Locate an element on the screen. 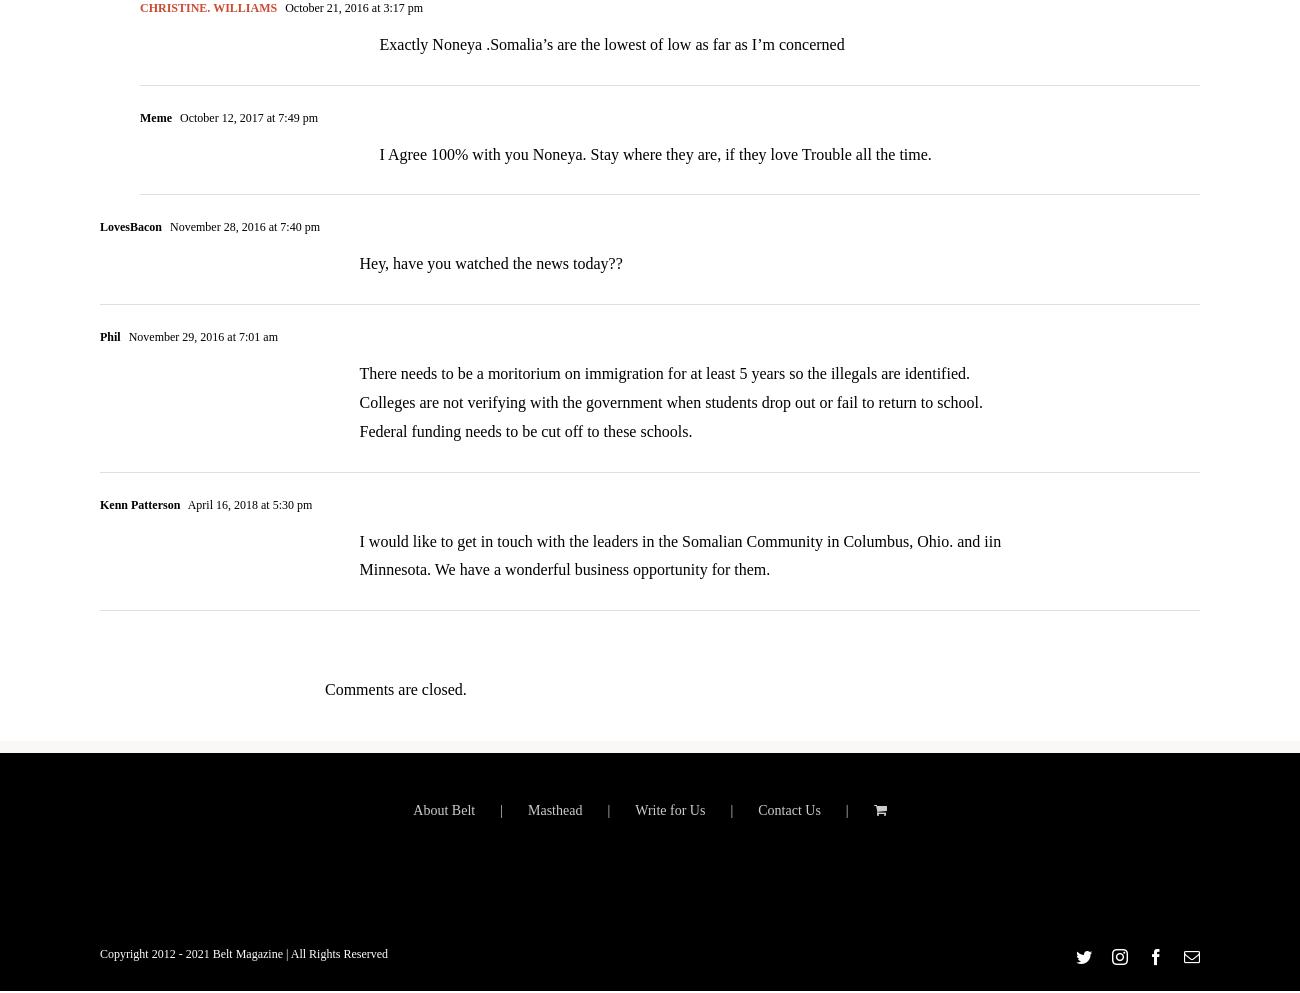 The height and width of the screenshot is (993, 1300). 'November 29, 2016 at 7:01 am' is located at coordinates (200, 351).